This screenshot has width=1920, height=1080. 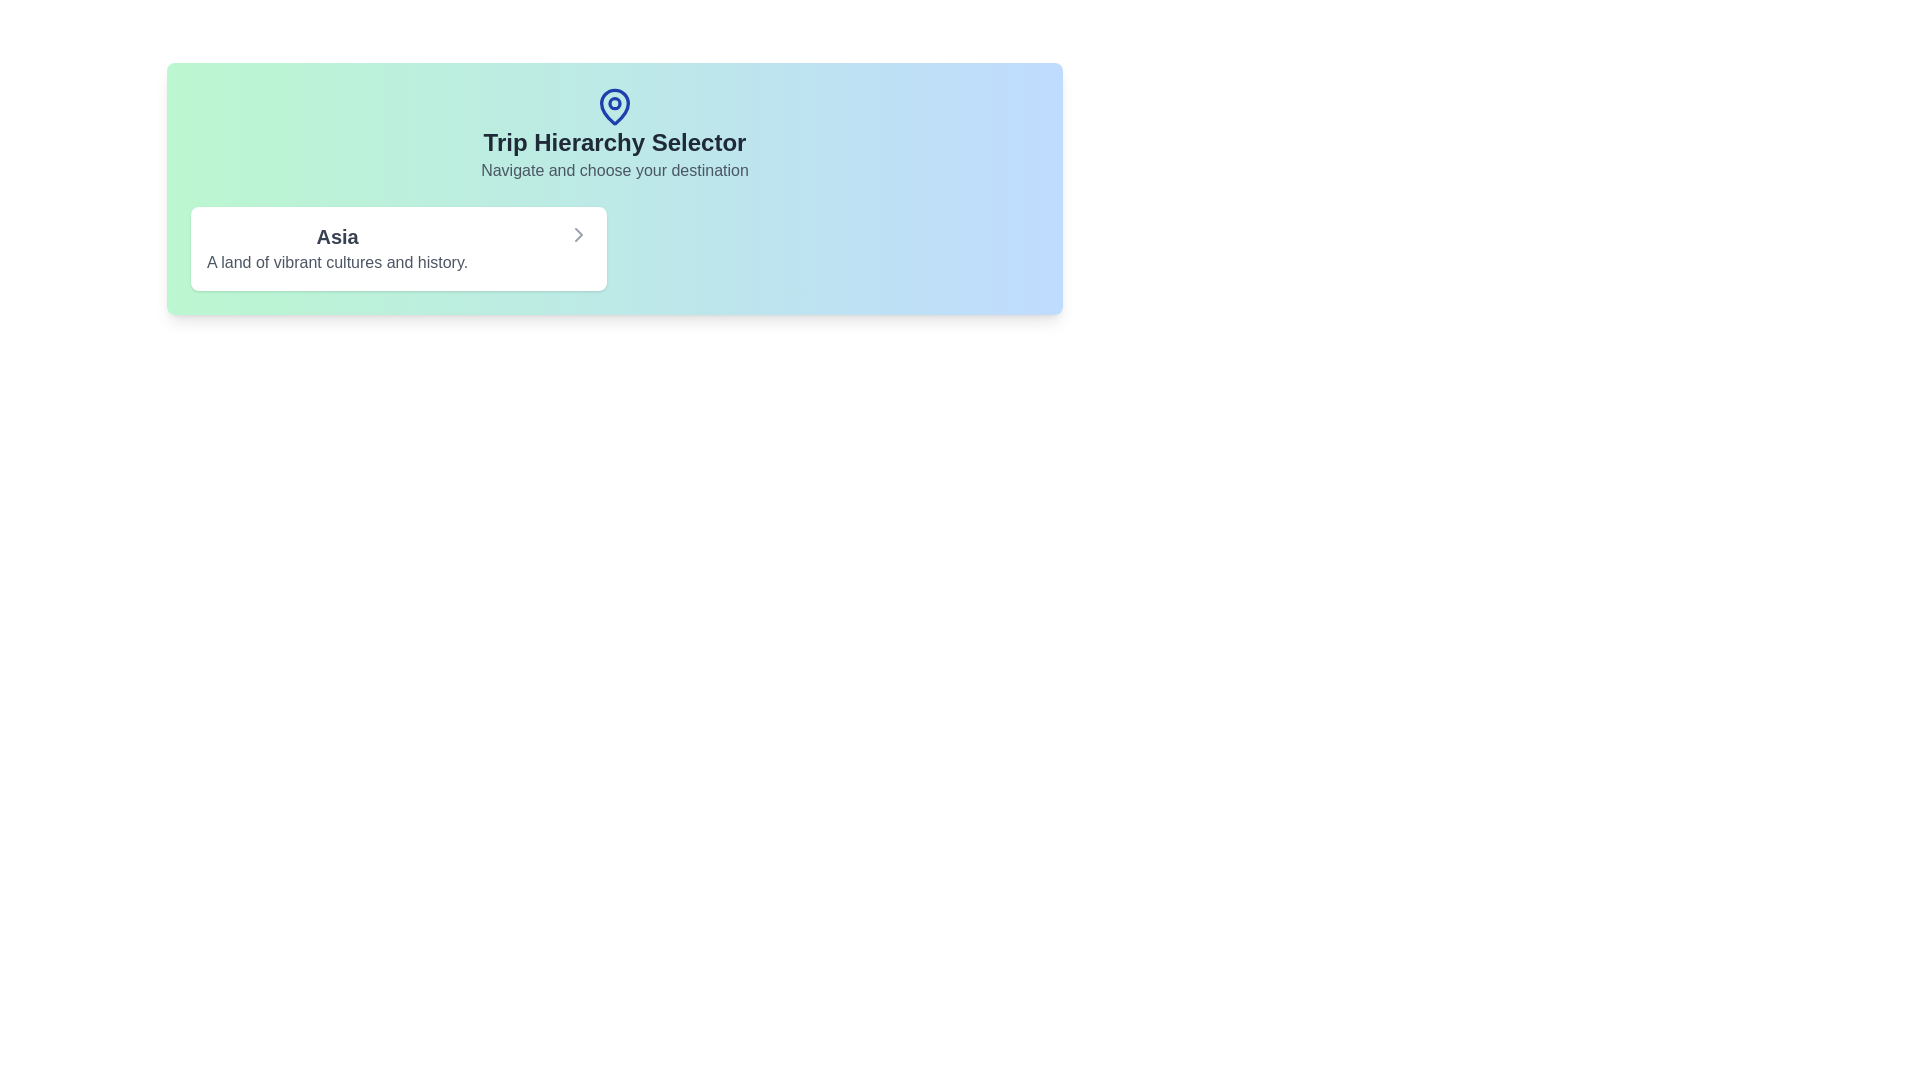 I want to click on the small SVG Circle that is part of the pin-shaped icon above the 'Trip Hierarchy Selector' title by clicking on it, so click(x=613, y=103).